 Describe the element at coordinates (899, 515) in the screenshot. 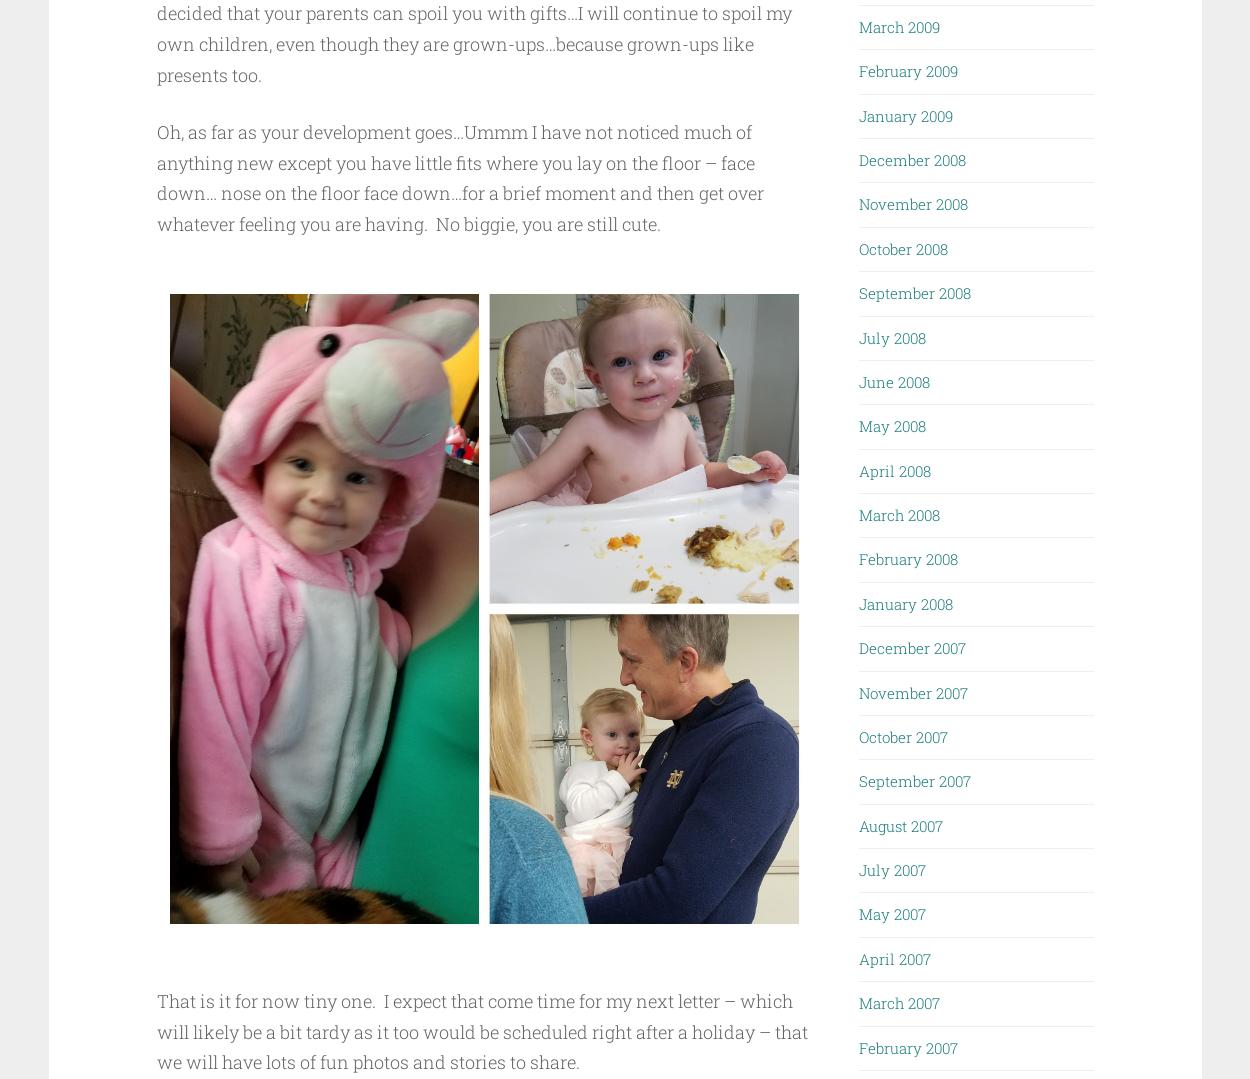

I see `'March 2008'` at that location.